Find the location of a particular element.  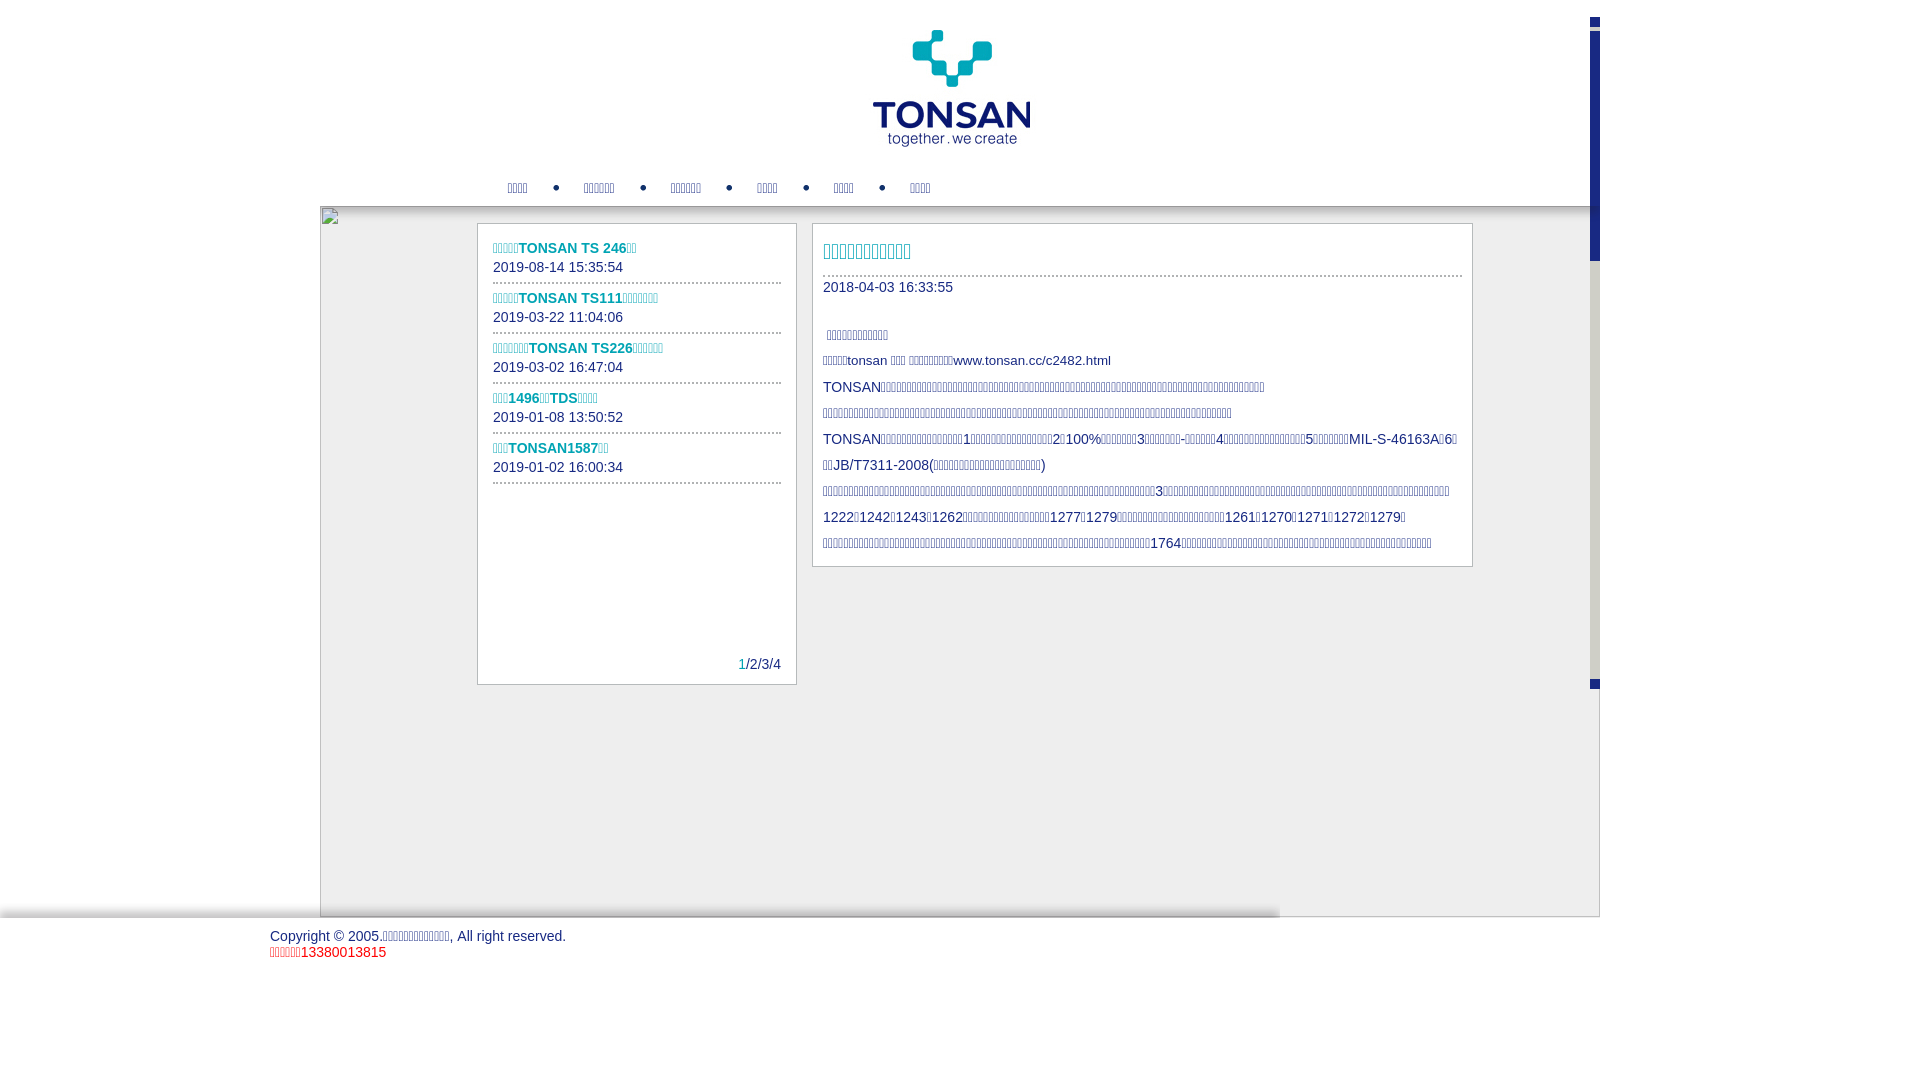

'1' is located at coordinates (741, 663).